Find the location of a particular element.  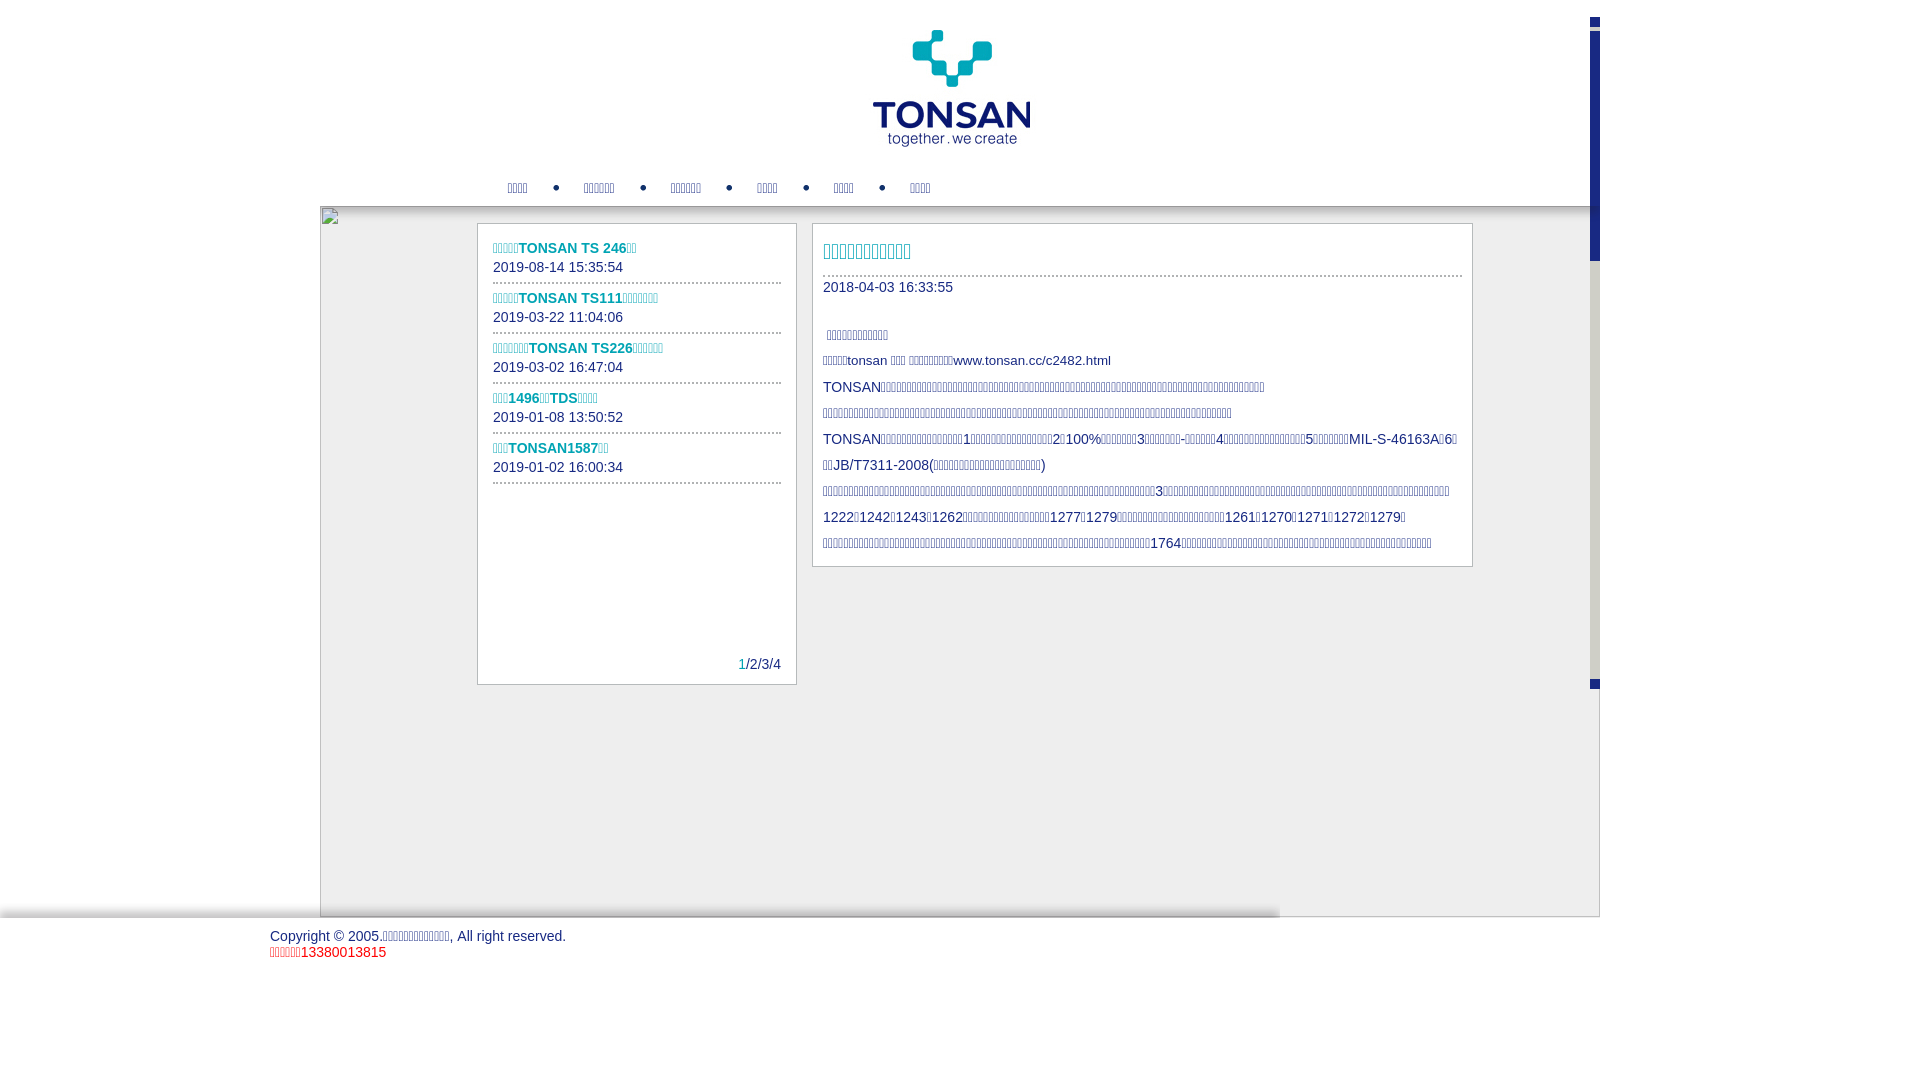

'1' is located at coordinates (741, 663).